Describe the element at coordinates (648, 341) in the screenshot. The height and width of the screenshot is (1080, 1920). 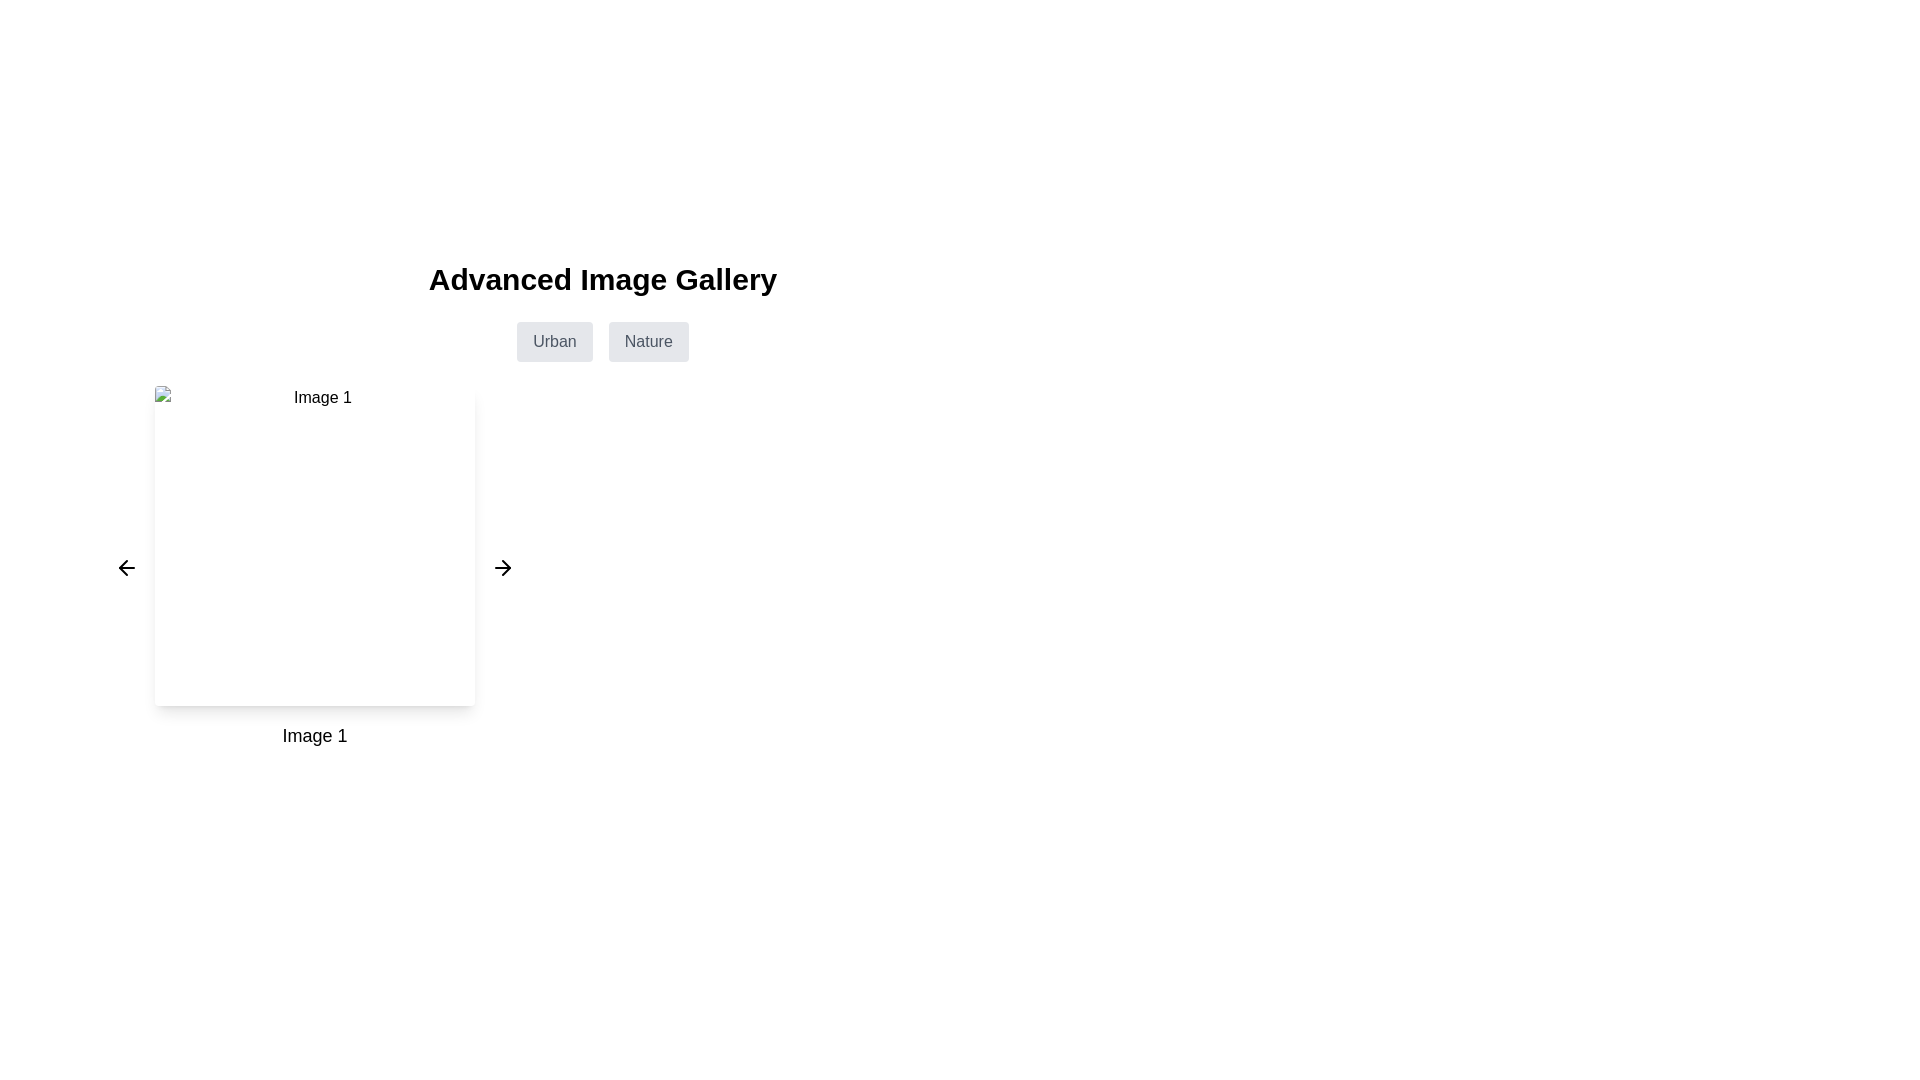
I see `the second button labeled 'Nature'` at that location.